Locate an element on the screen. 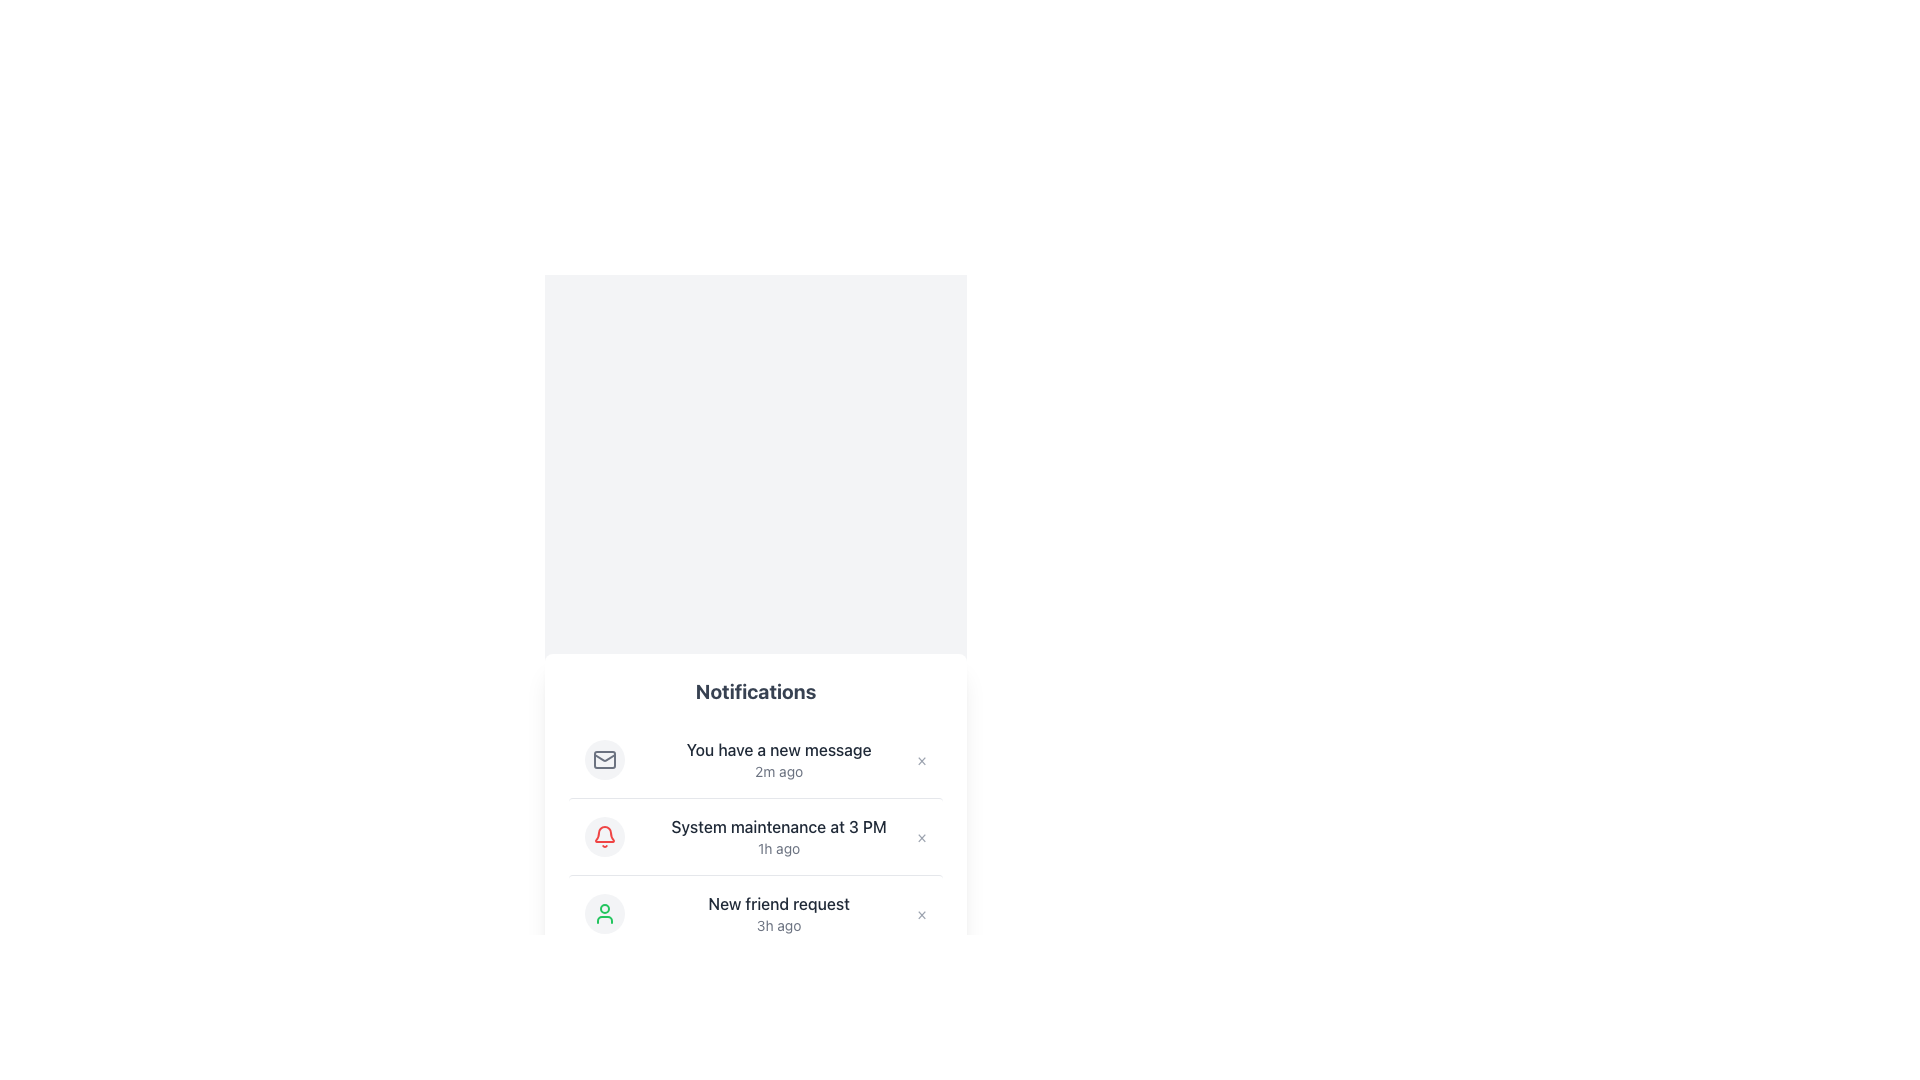 This screenshot has height=1080, width=1920. the title text in the notification section is located at coordinates (754, 690).